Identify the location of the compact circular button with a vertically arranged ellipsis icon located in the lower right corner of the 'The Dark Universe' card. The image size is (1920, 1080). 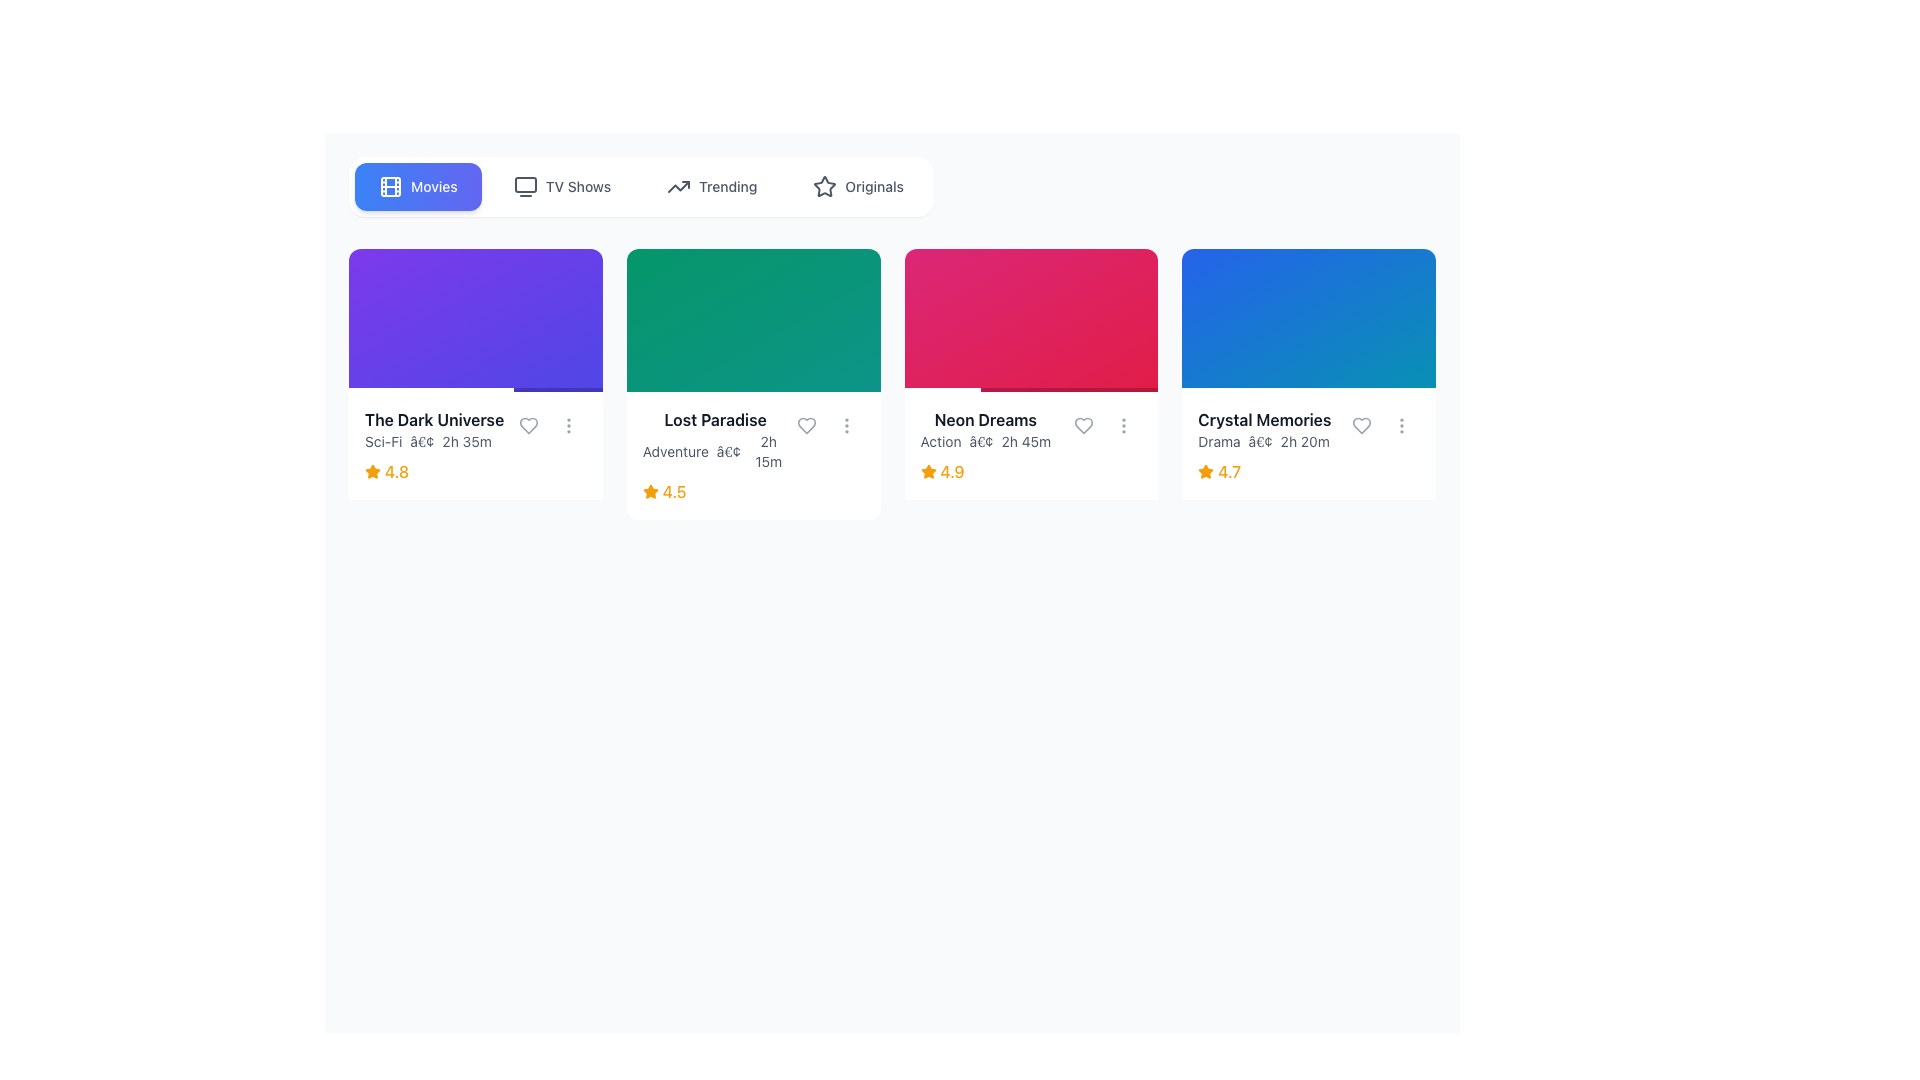
(567, 424).